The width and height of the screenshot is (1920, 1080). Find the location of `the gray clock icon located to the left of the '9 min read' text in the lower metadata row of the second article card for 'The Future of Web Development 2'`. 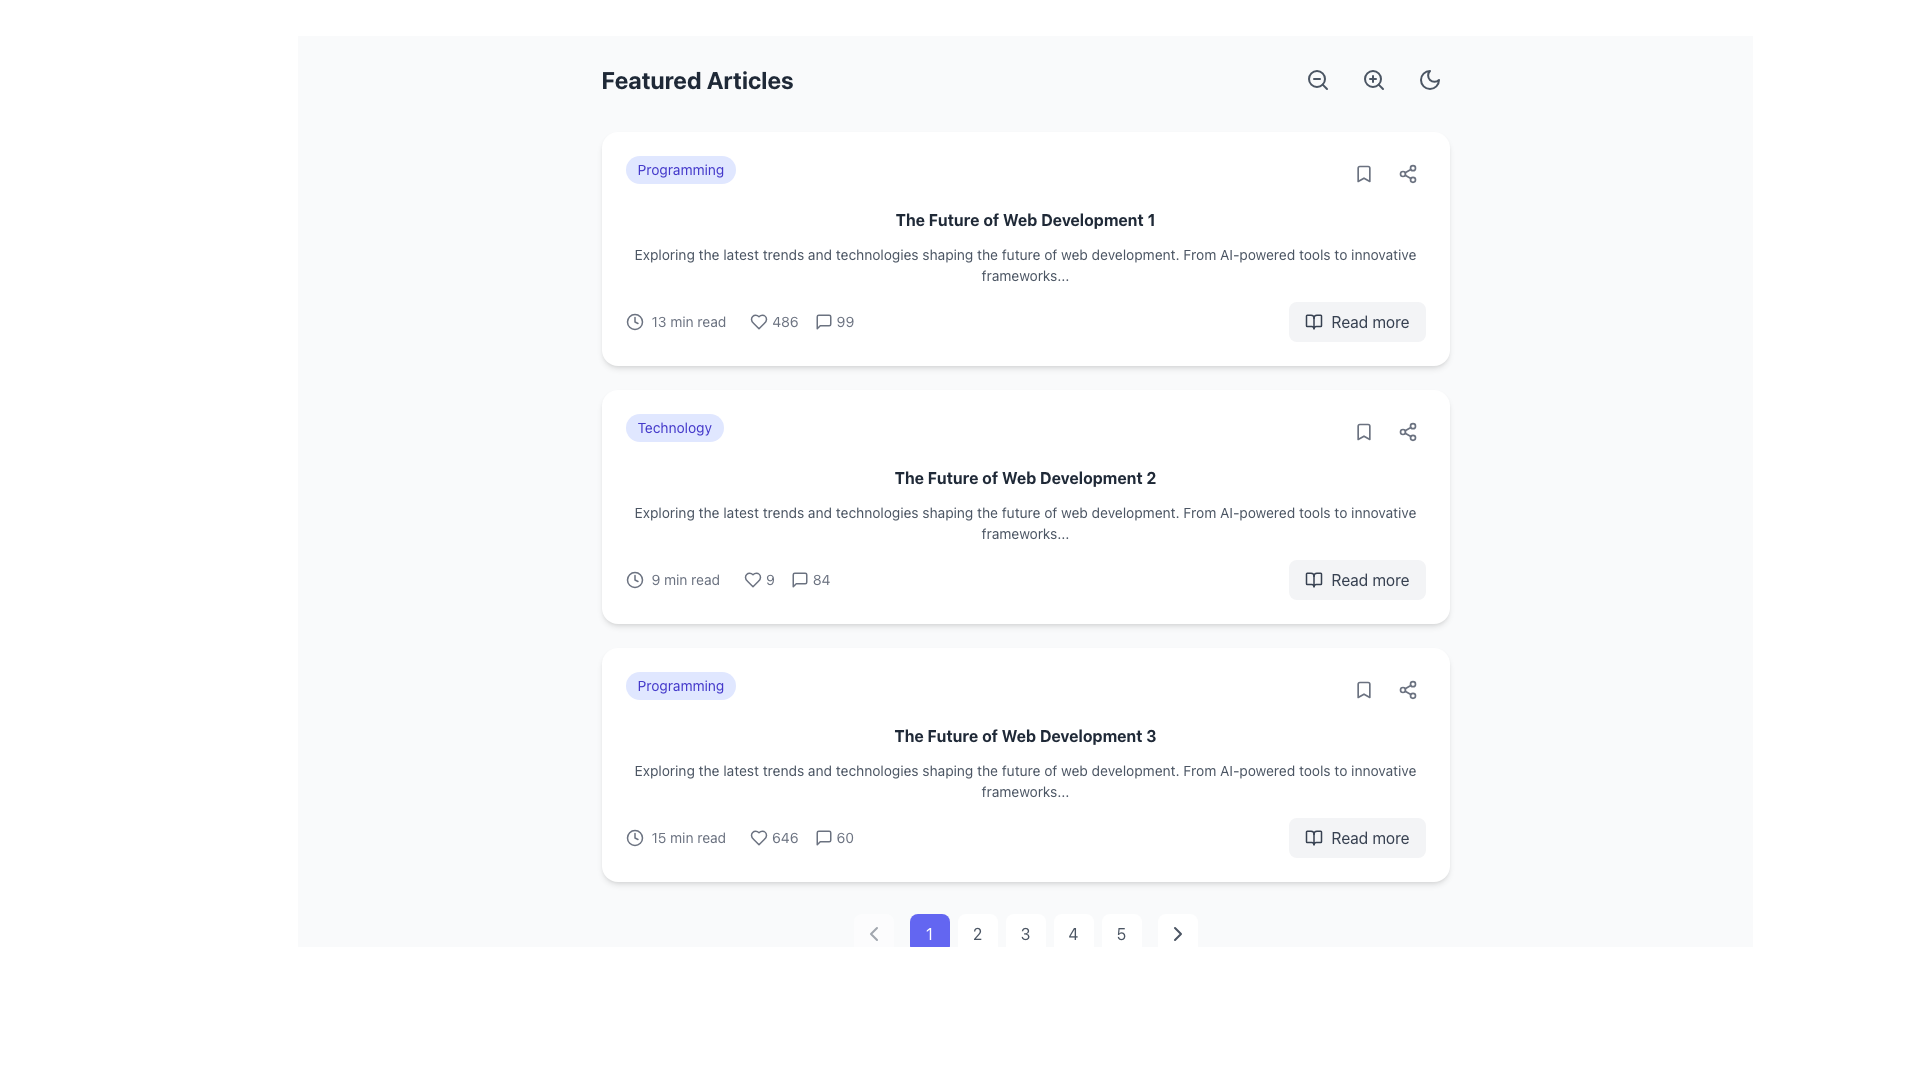

the gray clock icon located to the left of the '9 min read' text in the lower metadata row of the second article card for 'The Future of Web Development 2' is located at coordinates (633, 579).